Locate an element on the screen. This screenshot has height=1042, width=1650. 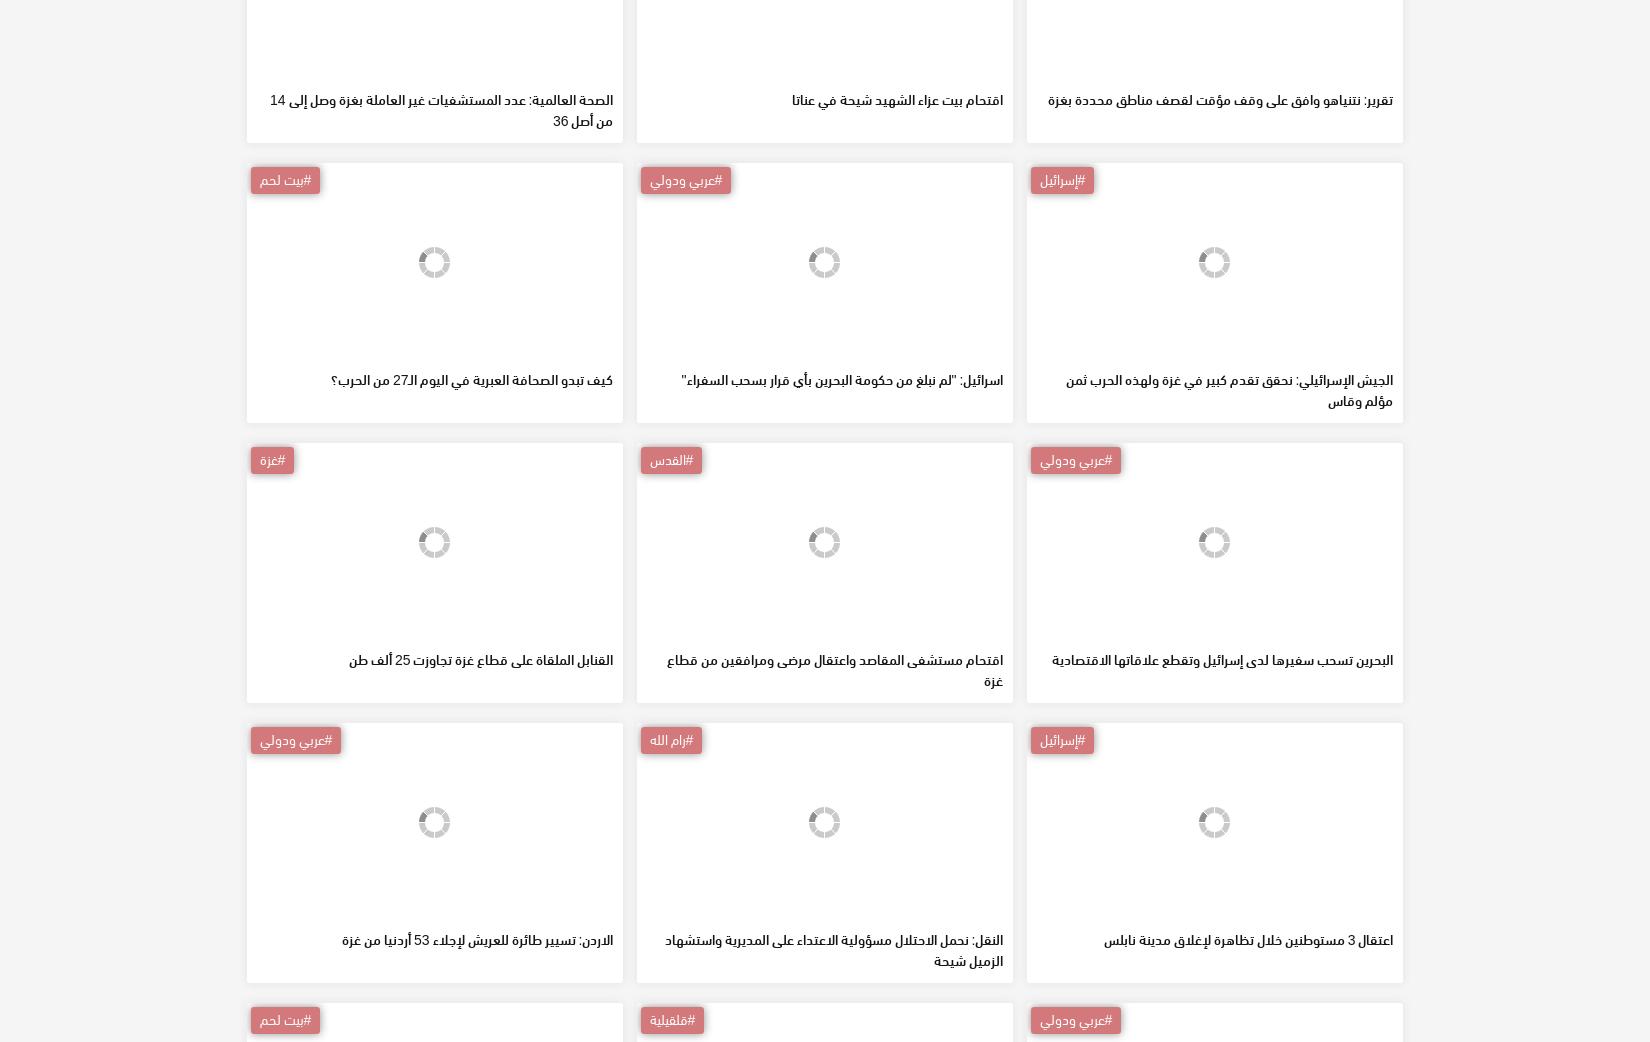
'الصحة العالمية: عدد المستشفيات غير العاملة بغزة وصل إلى 14 من أصل 36' is located at coordinates (440, 253).